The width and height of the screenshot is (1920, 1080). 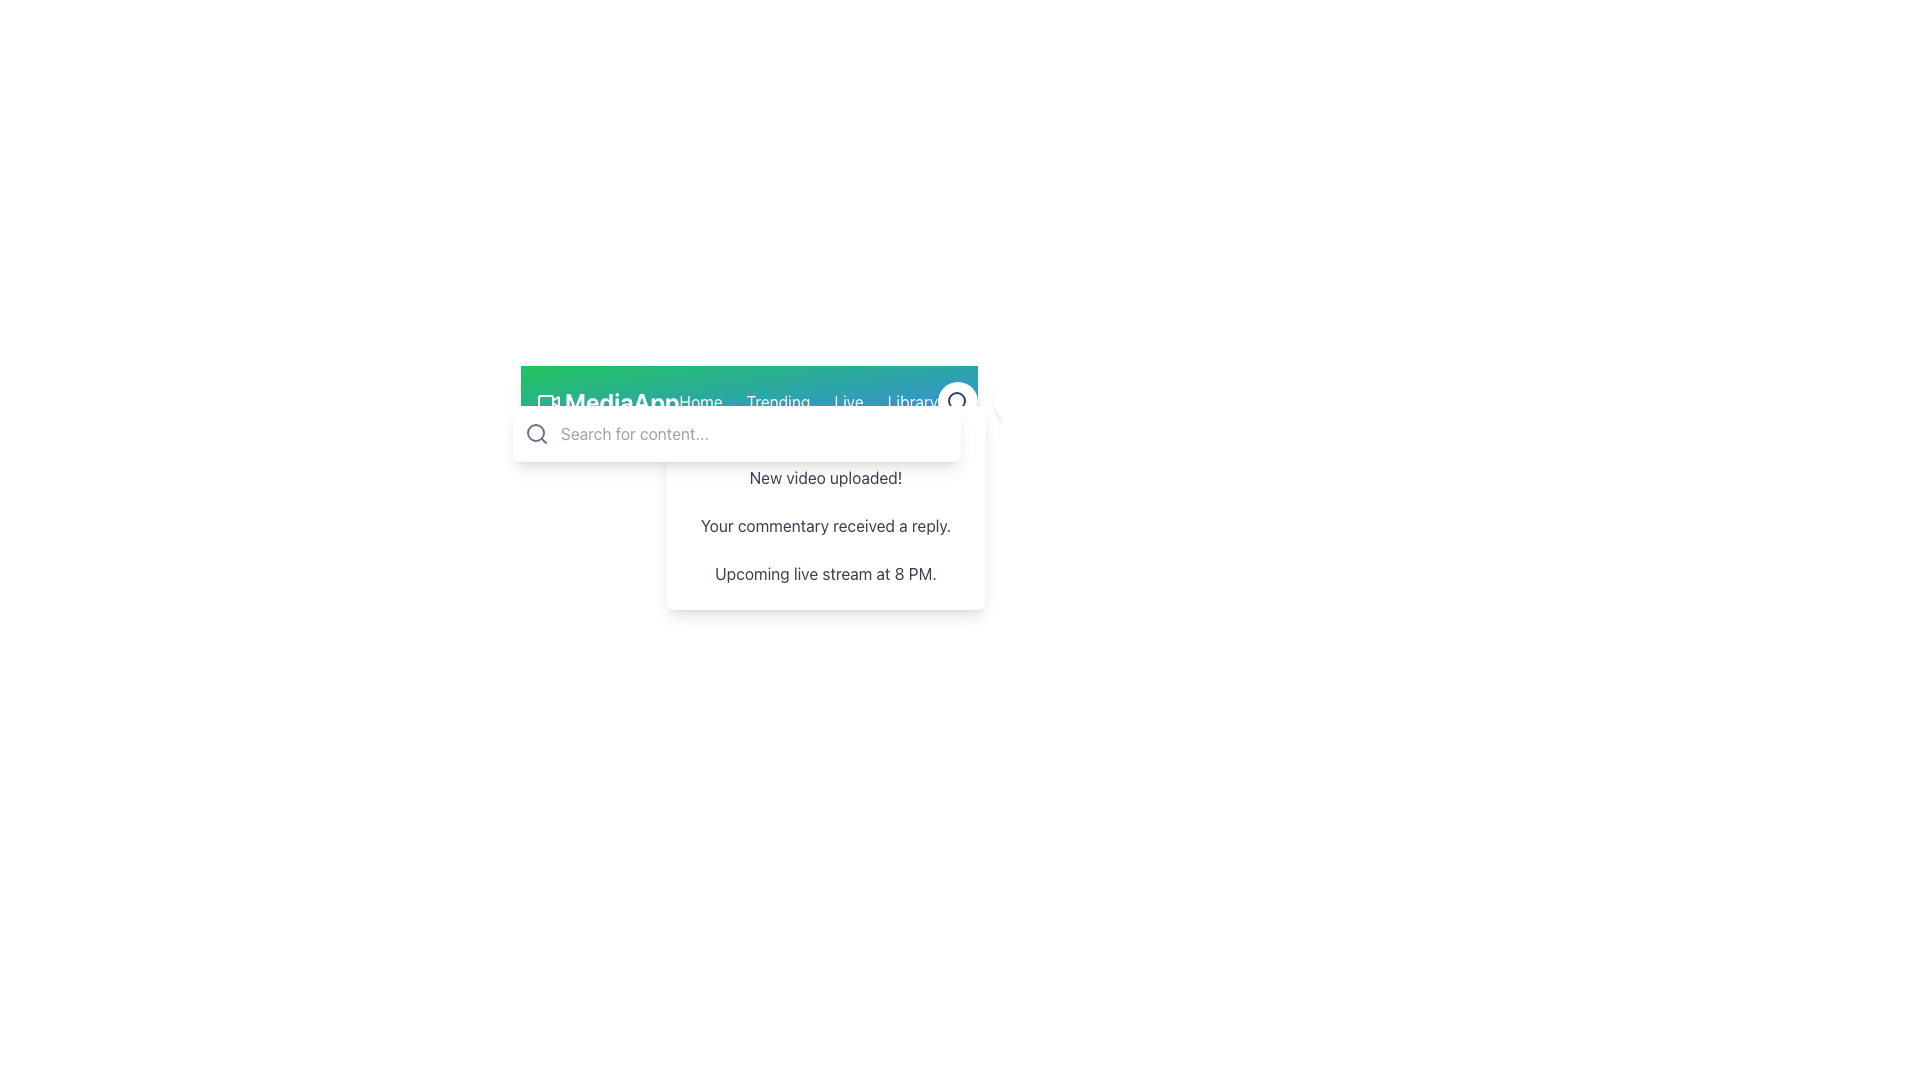 I want to click on the update on the second notification item in the dropdown menu labeled 'Notifications', which provides specific updates to the user, so click(x=825, y=524).